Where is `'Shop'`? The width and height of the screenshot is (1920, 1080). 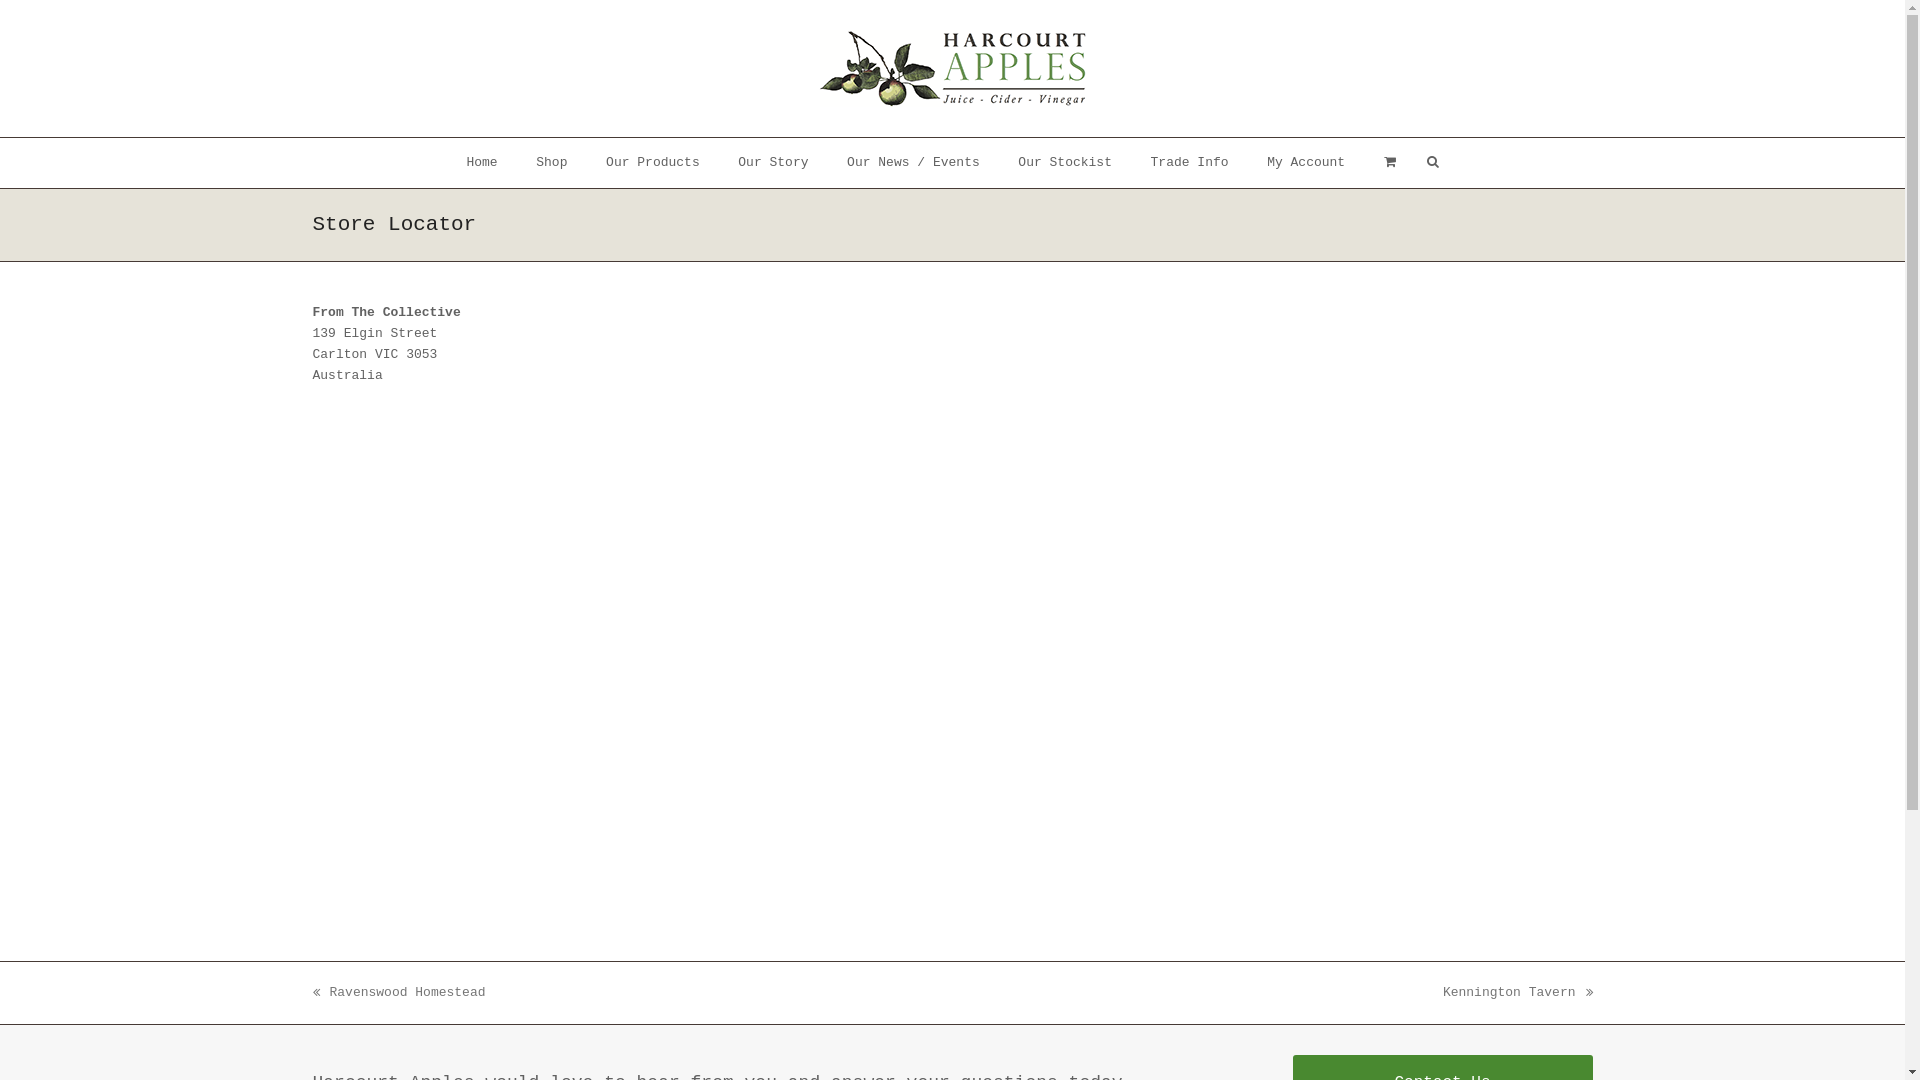
'Shop' is located at coordinates (552, 161).